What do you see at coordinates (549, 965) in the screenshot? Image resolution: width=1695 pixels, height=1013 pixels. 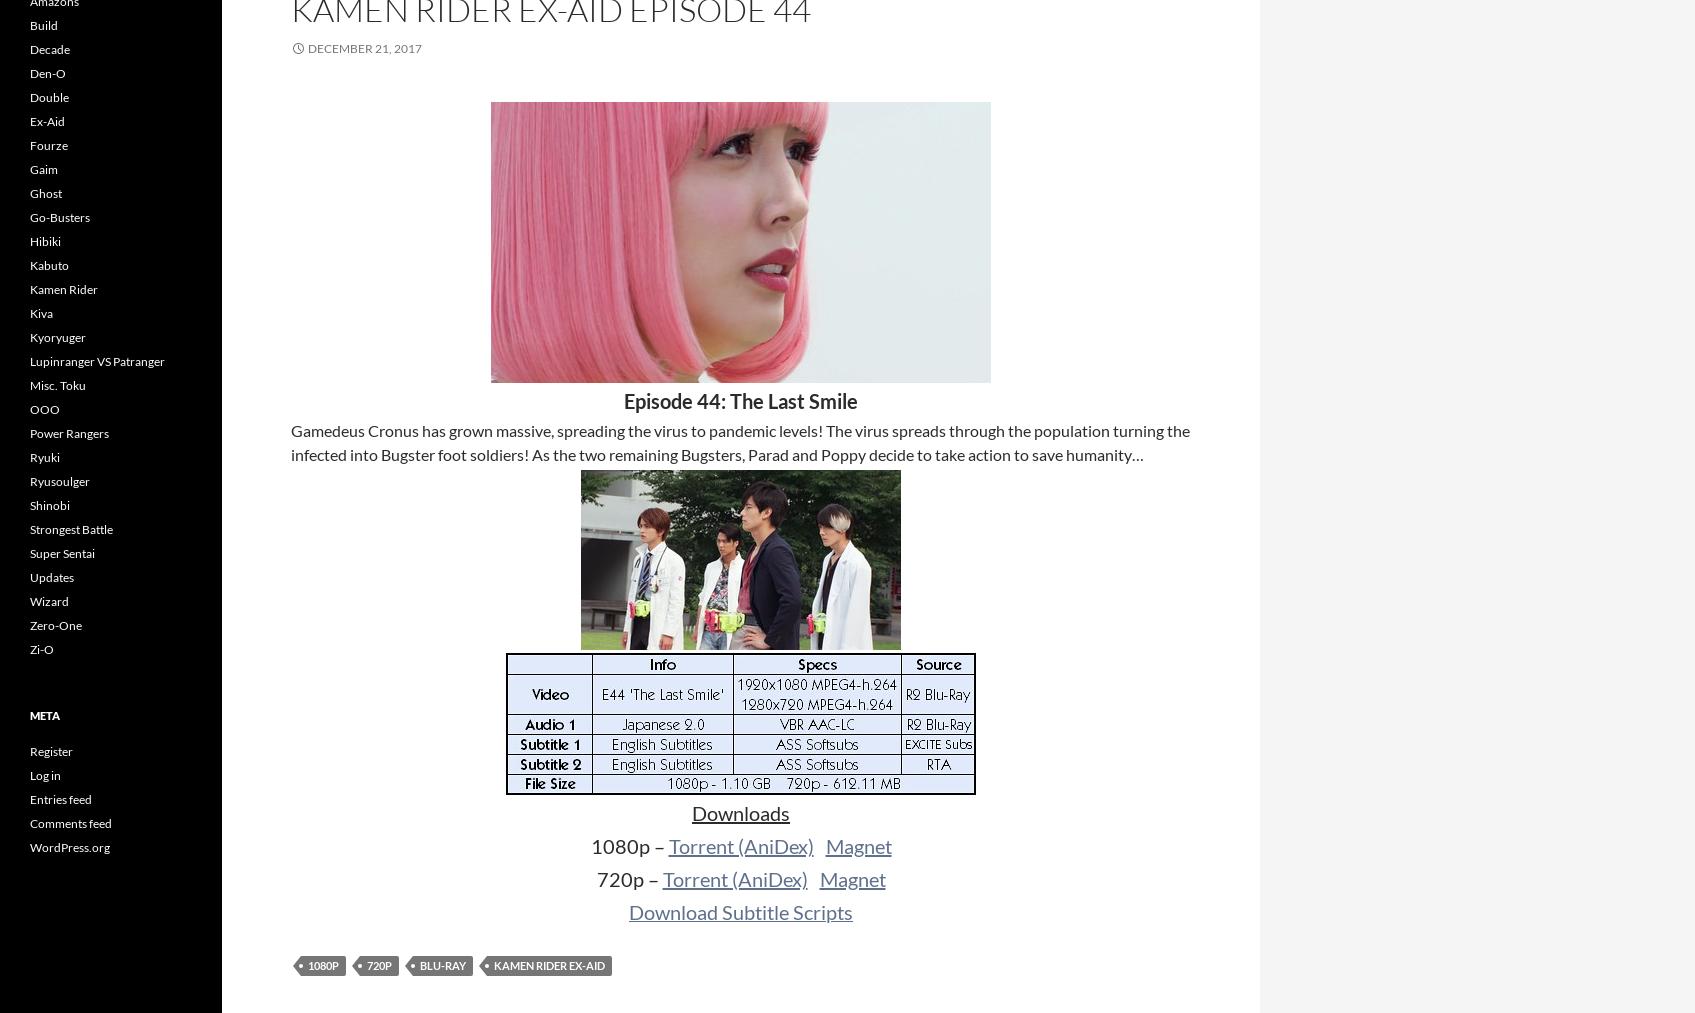 I see `'Kamen Rider Ex-Aid'` at bounding box center [549, 965].